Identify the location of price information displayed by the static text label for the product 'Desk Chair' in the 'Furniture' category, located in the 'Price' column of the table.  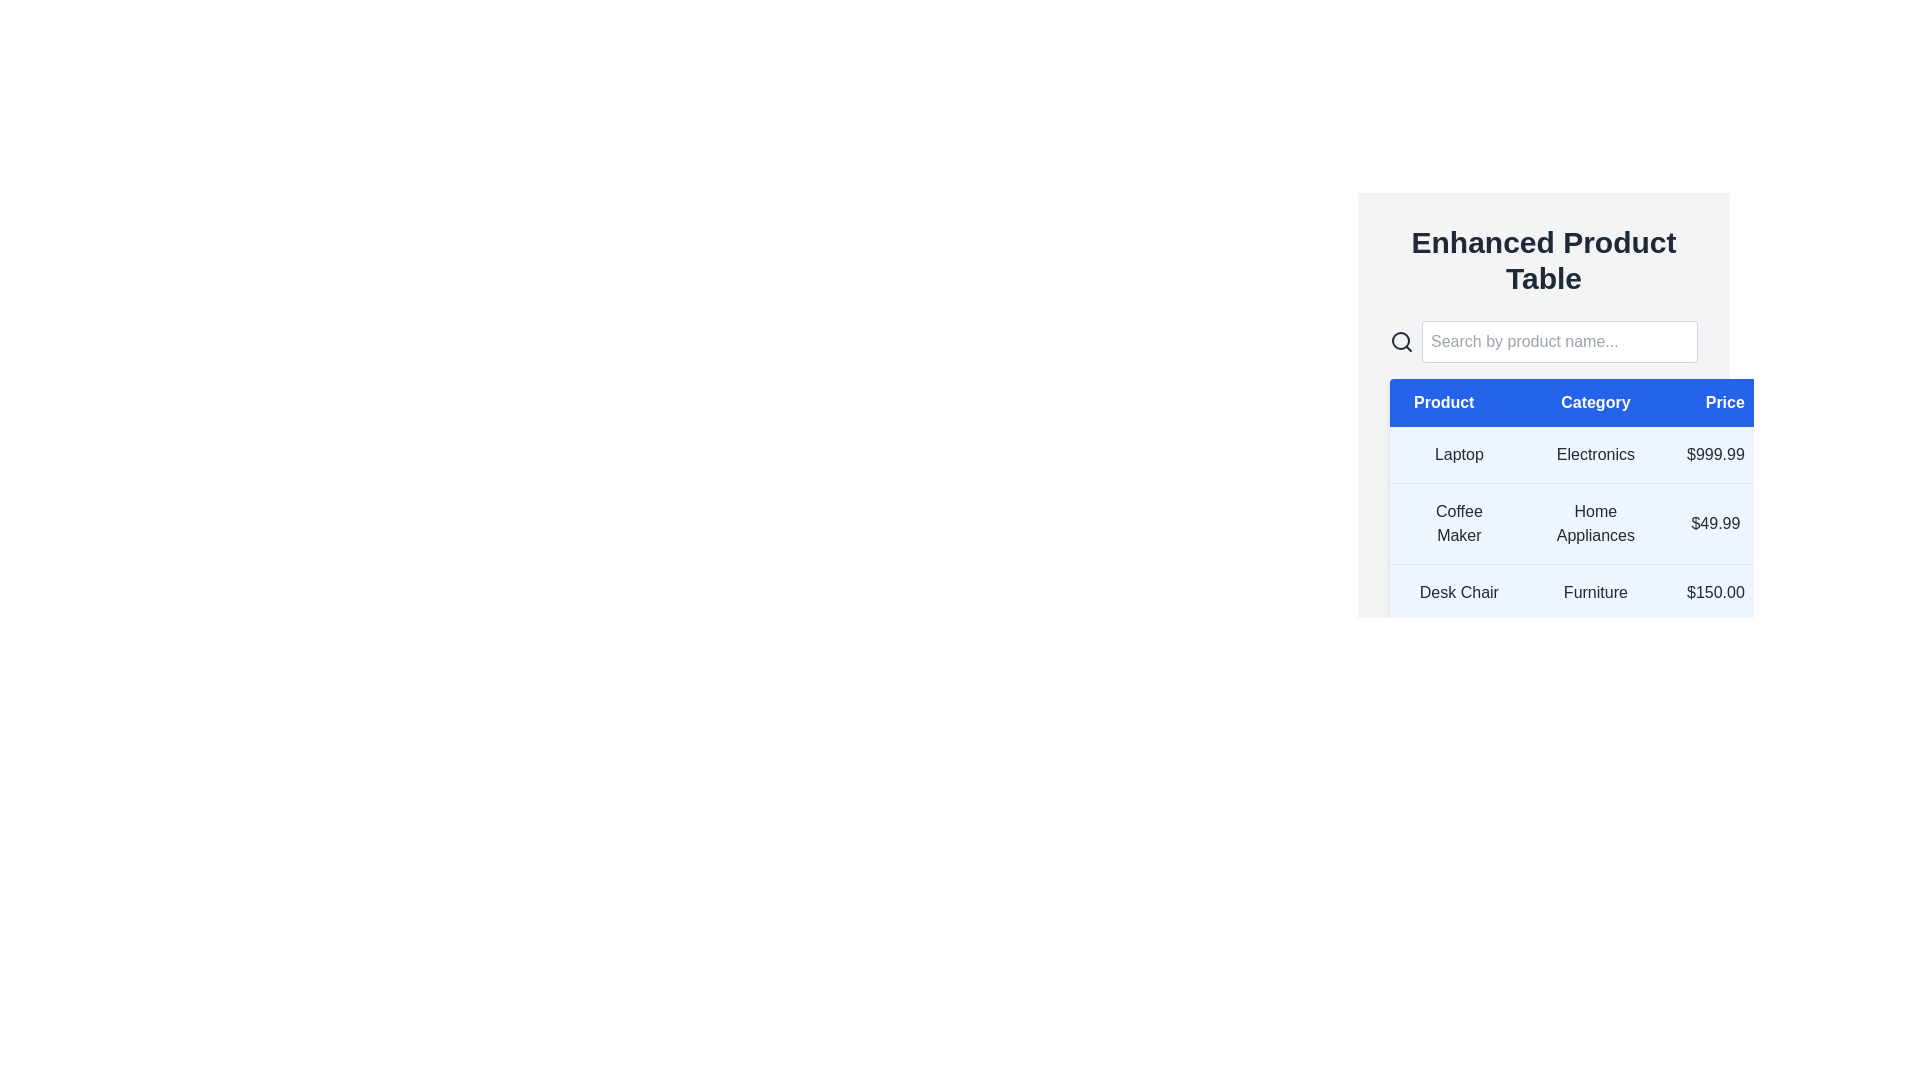
(1714, 592).